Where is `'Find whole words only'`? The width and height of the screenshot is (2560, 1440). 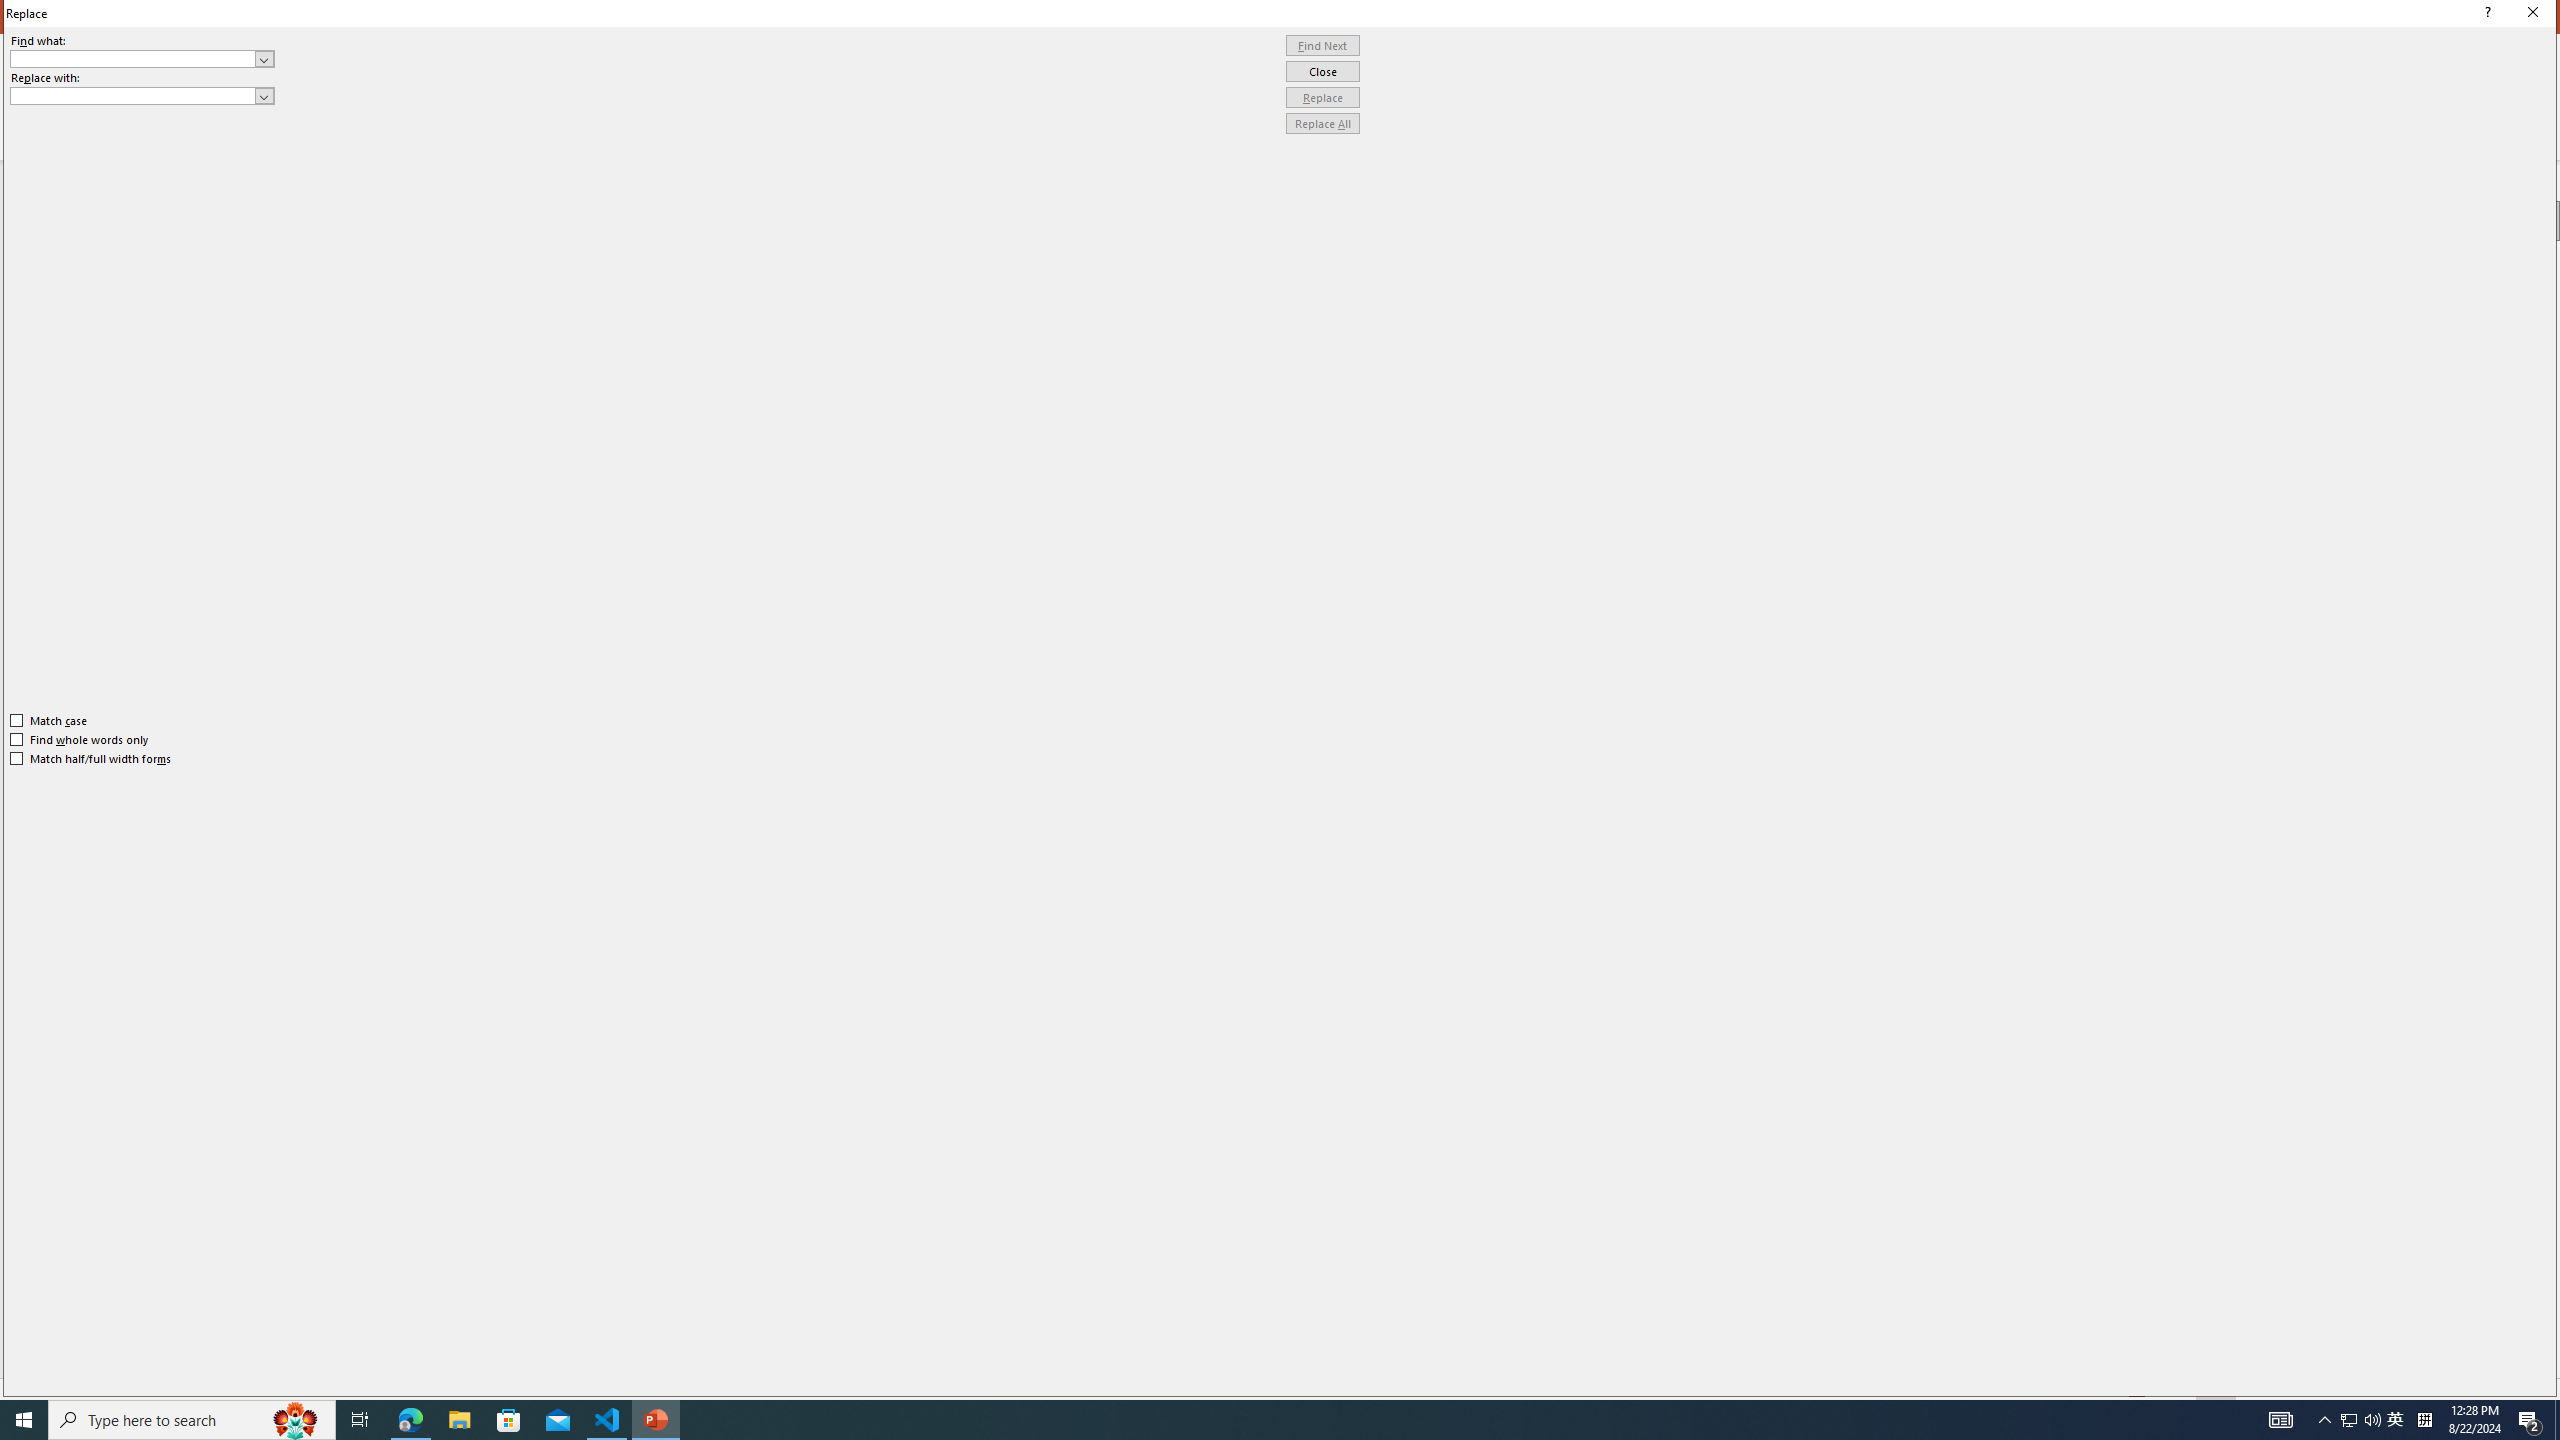 'Find whole words only' is located at coordinates (80, 739).